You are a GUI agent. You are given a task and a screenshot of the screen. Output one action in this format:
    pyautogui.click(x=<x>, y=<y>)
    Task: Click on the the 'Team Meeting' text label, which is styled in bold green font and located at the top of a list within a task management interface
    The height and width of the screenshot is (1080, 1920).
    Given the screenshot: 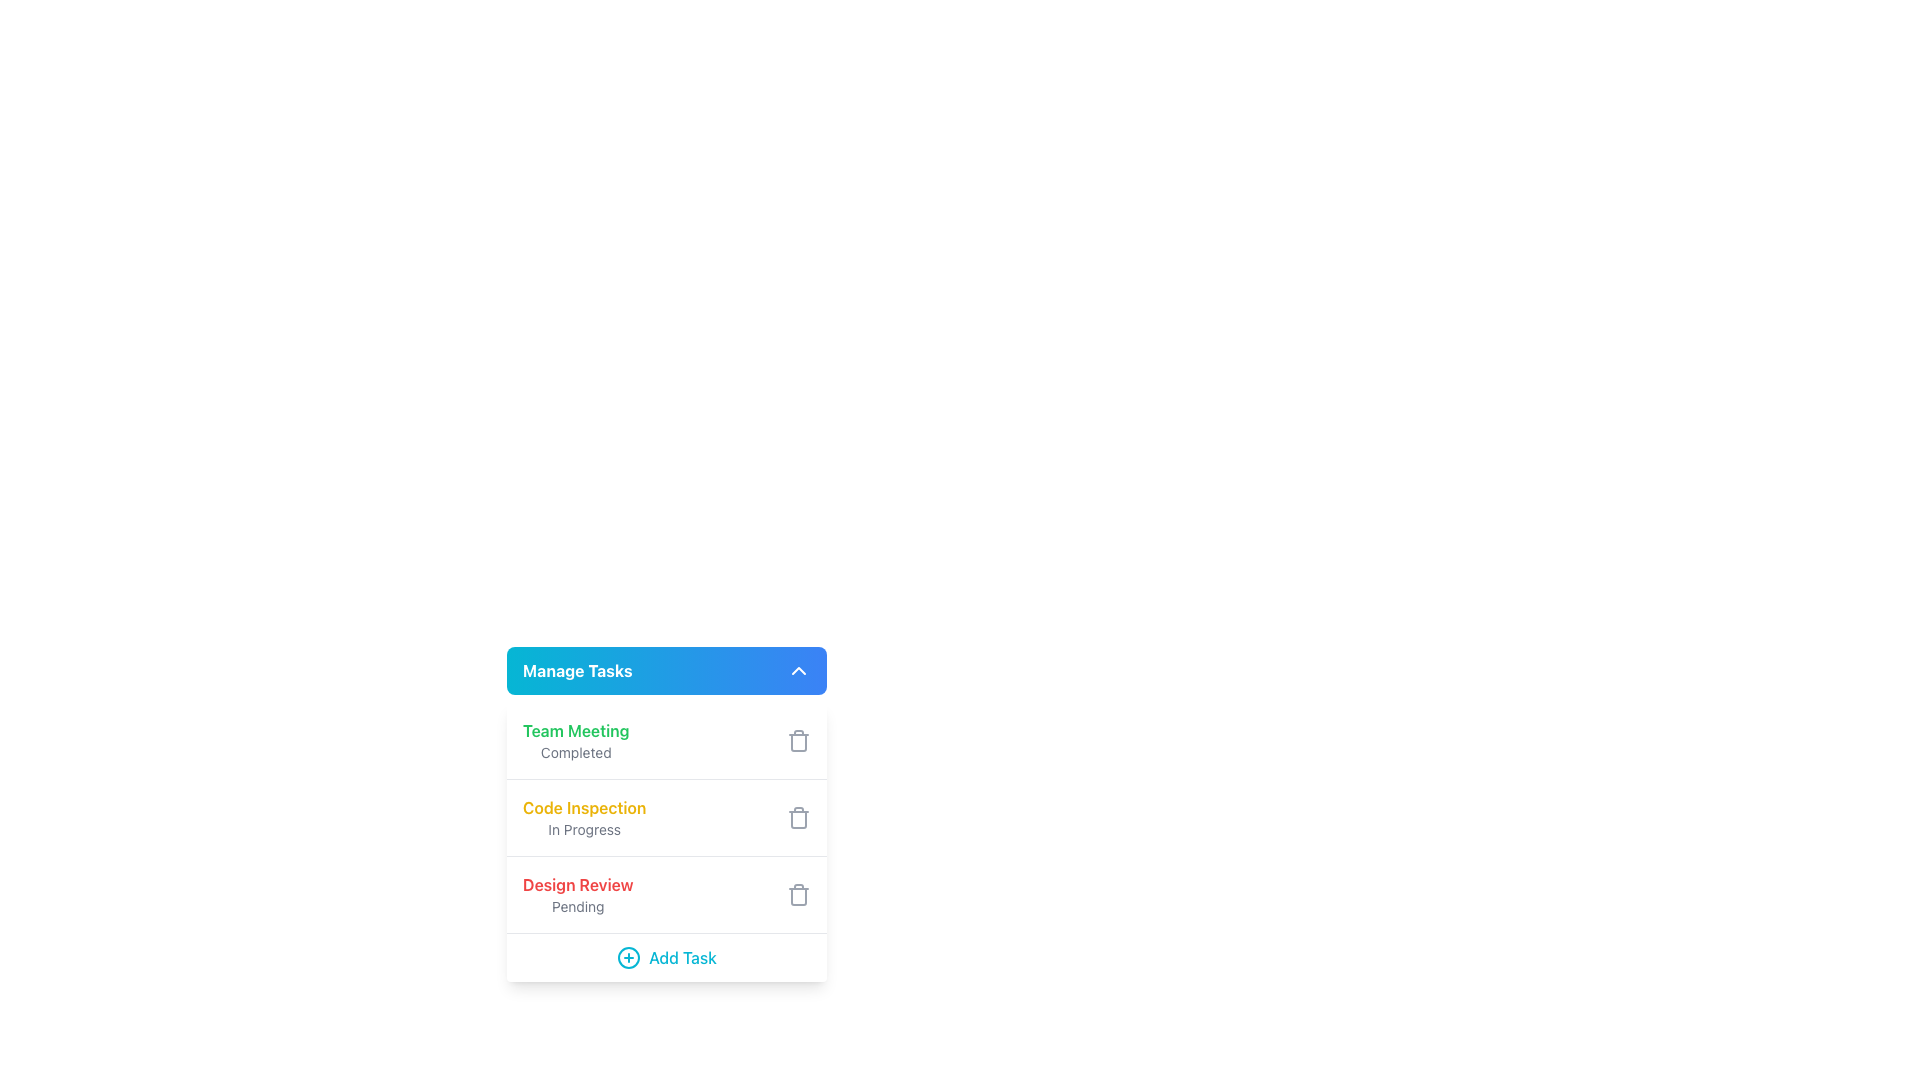 What is the action you would take?
    pyautogui.click(x=575, y=731)
    